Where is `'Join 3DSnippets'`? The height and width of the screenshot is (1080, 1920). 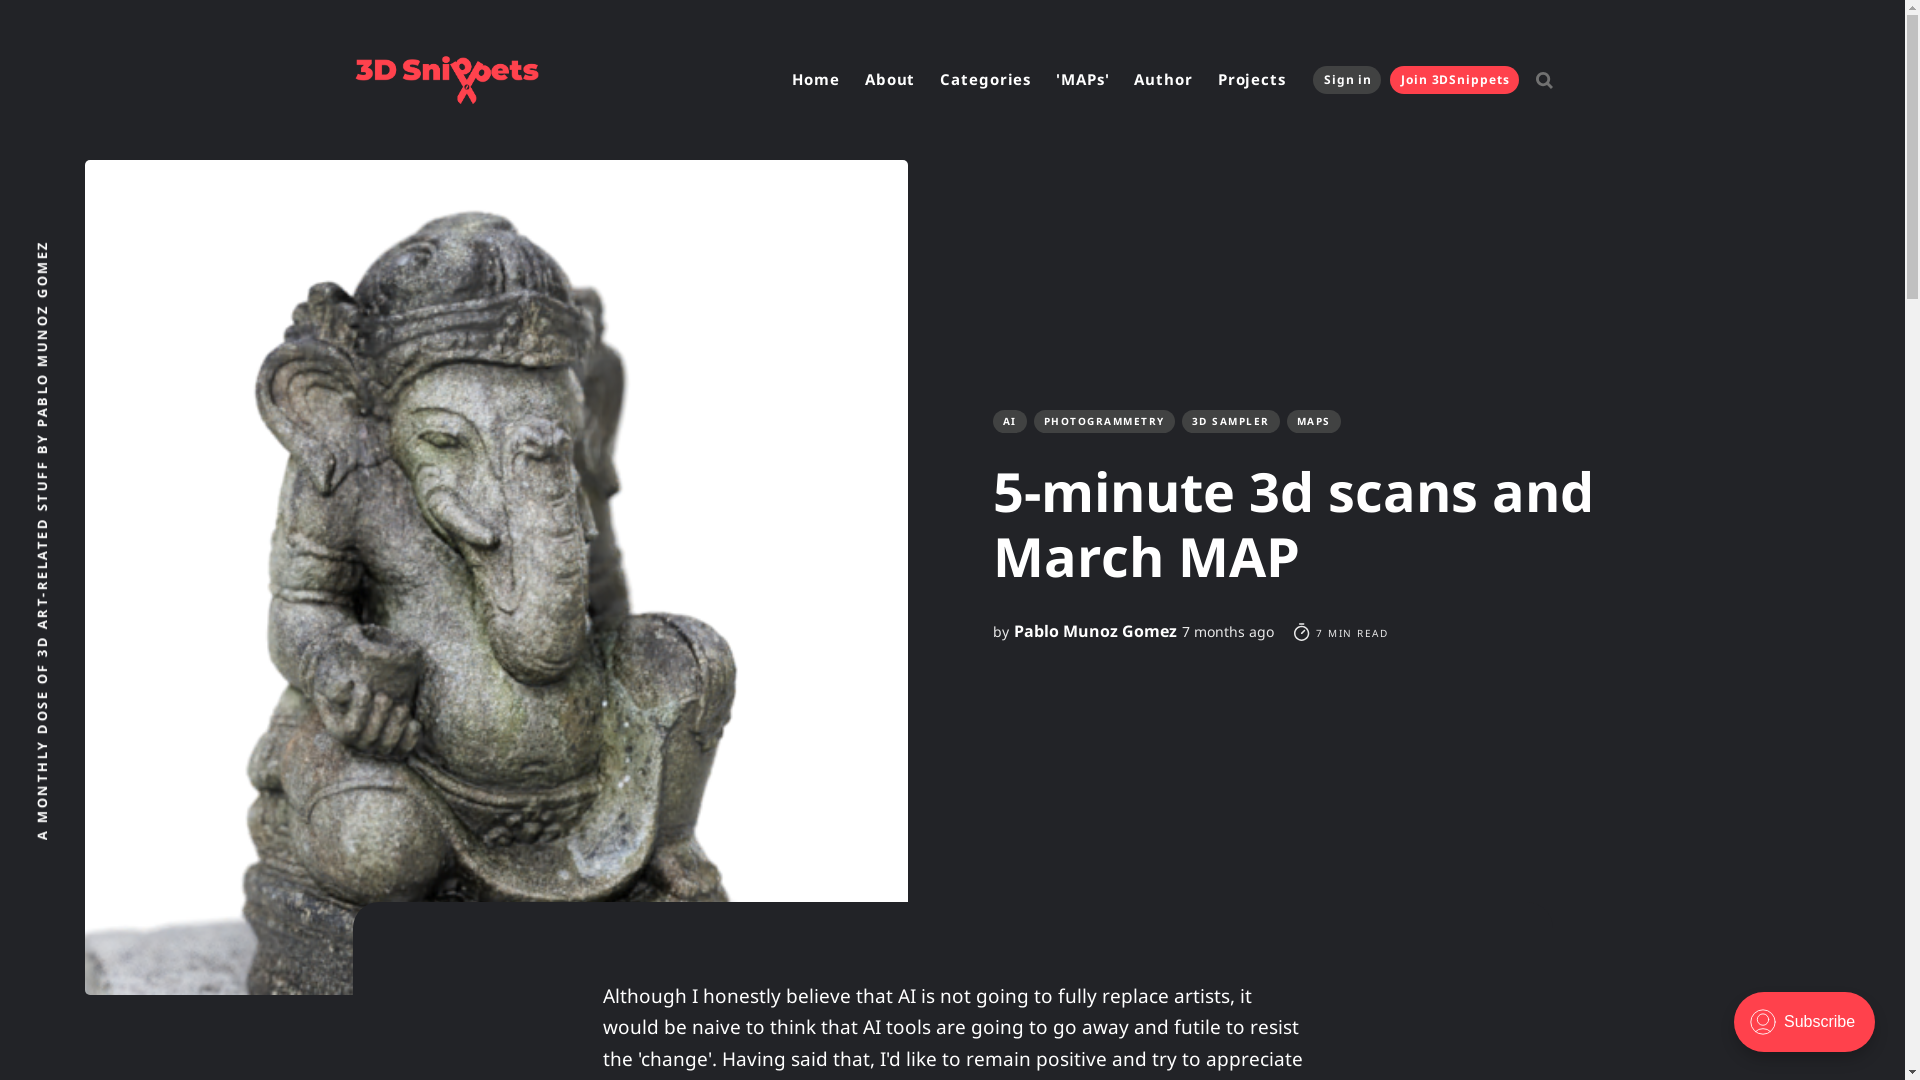
'Join 3DSnippets' is located at coordinates (1454, 79).